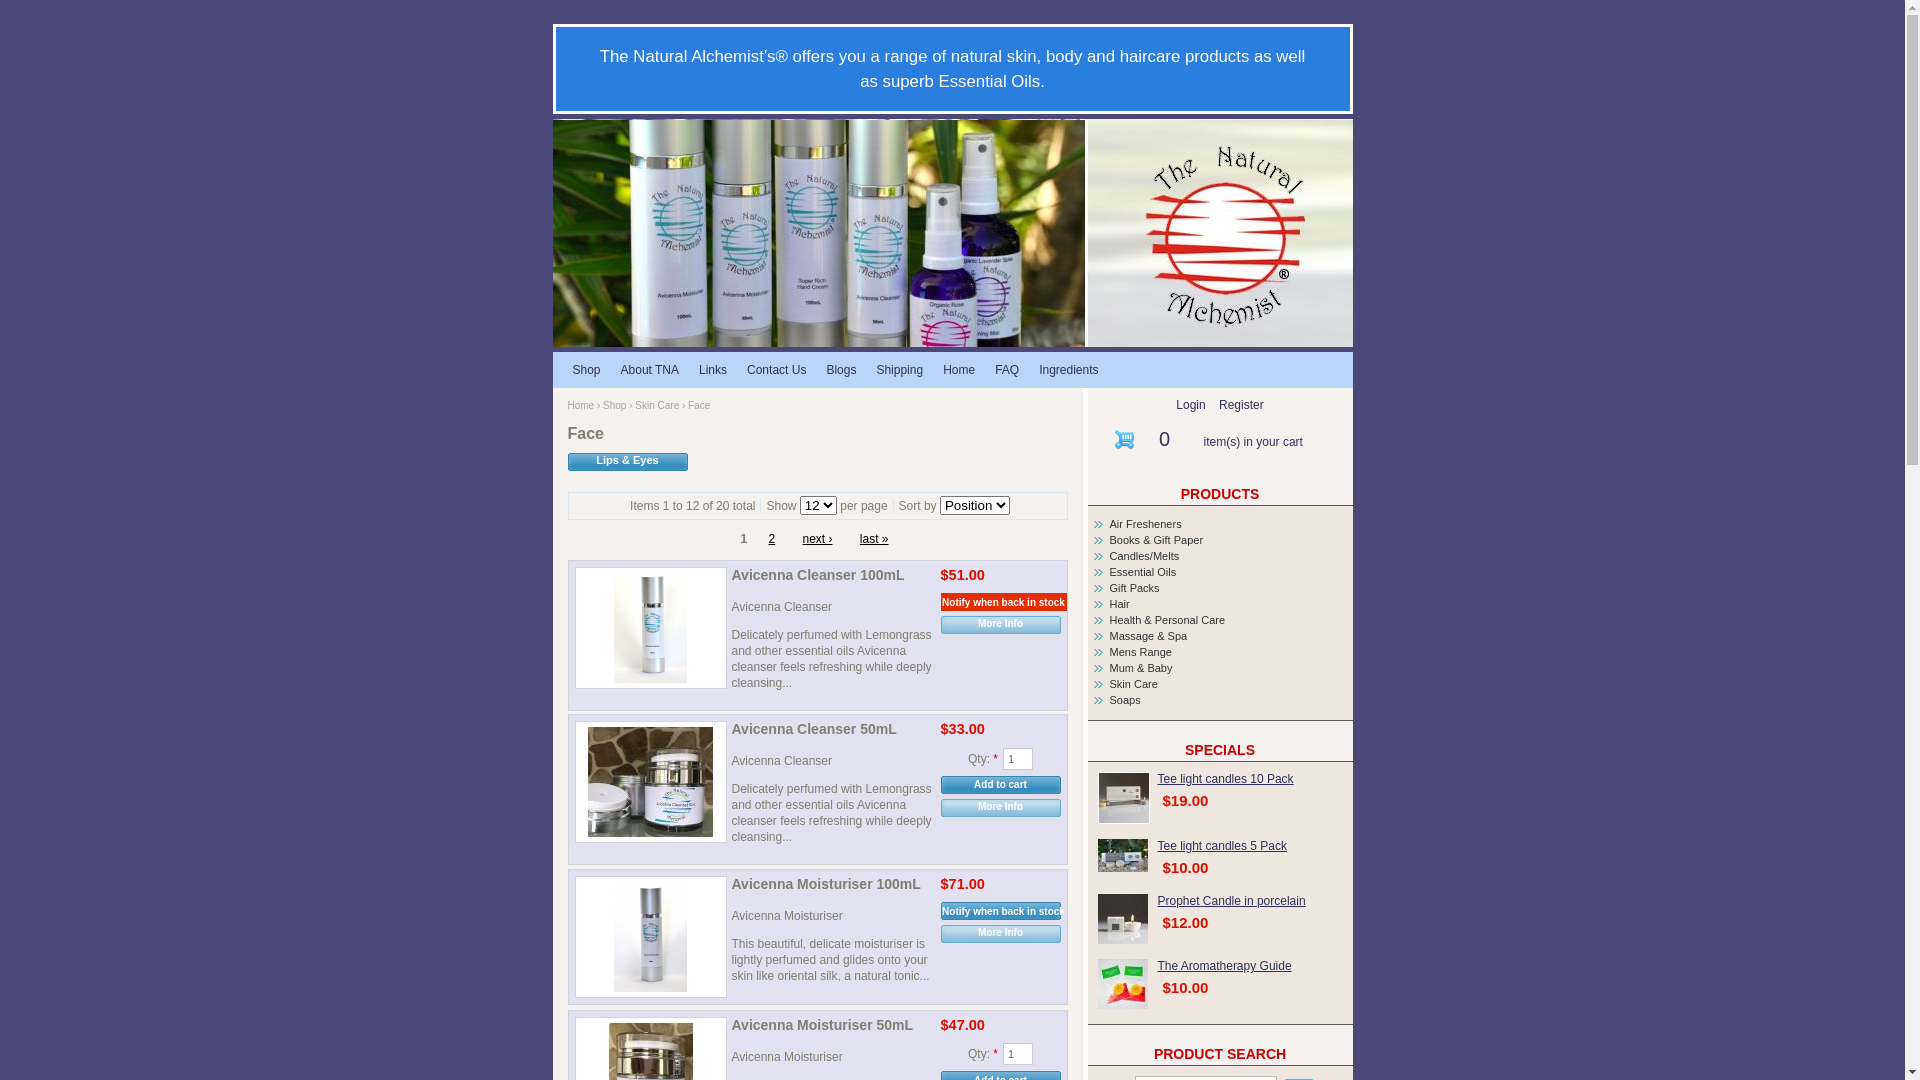  I want to click on 'FAQ', so click(1007, 369).